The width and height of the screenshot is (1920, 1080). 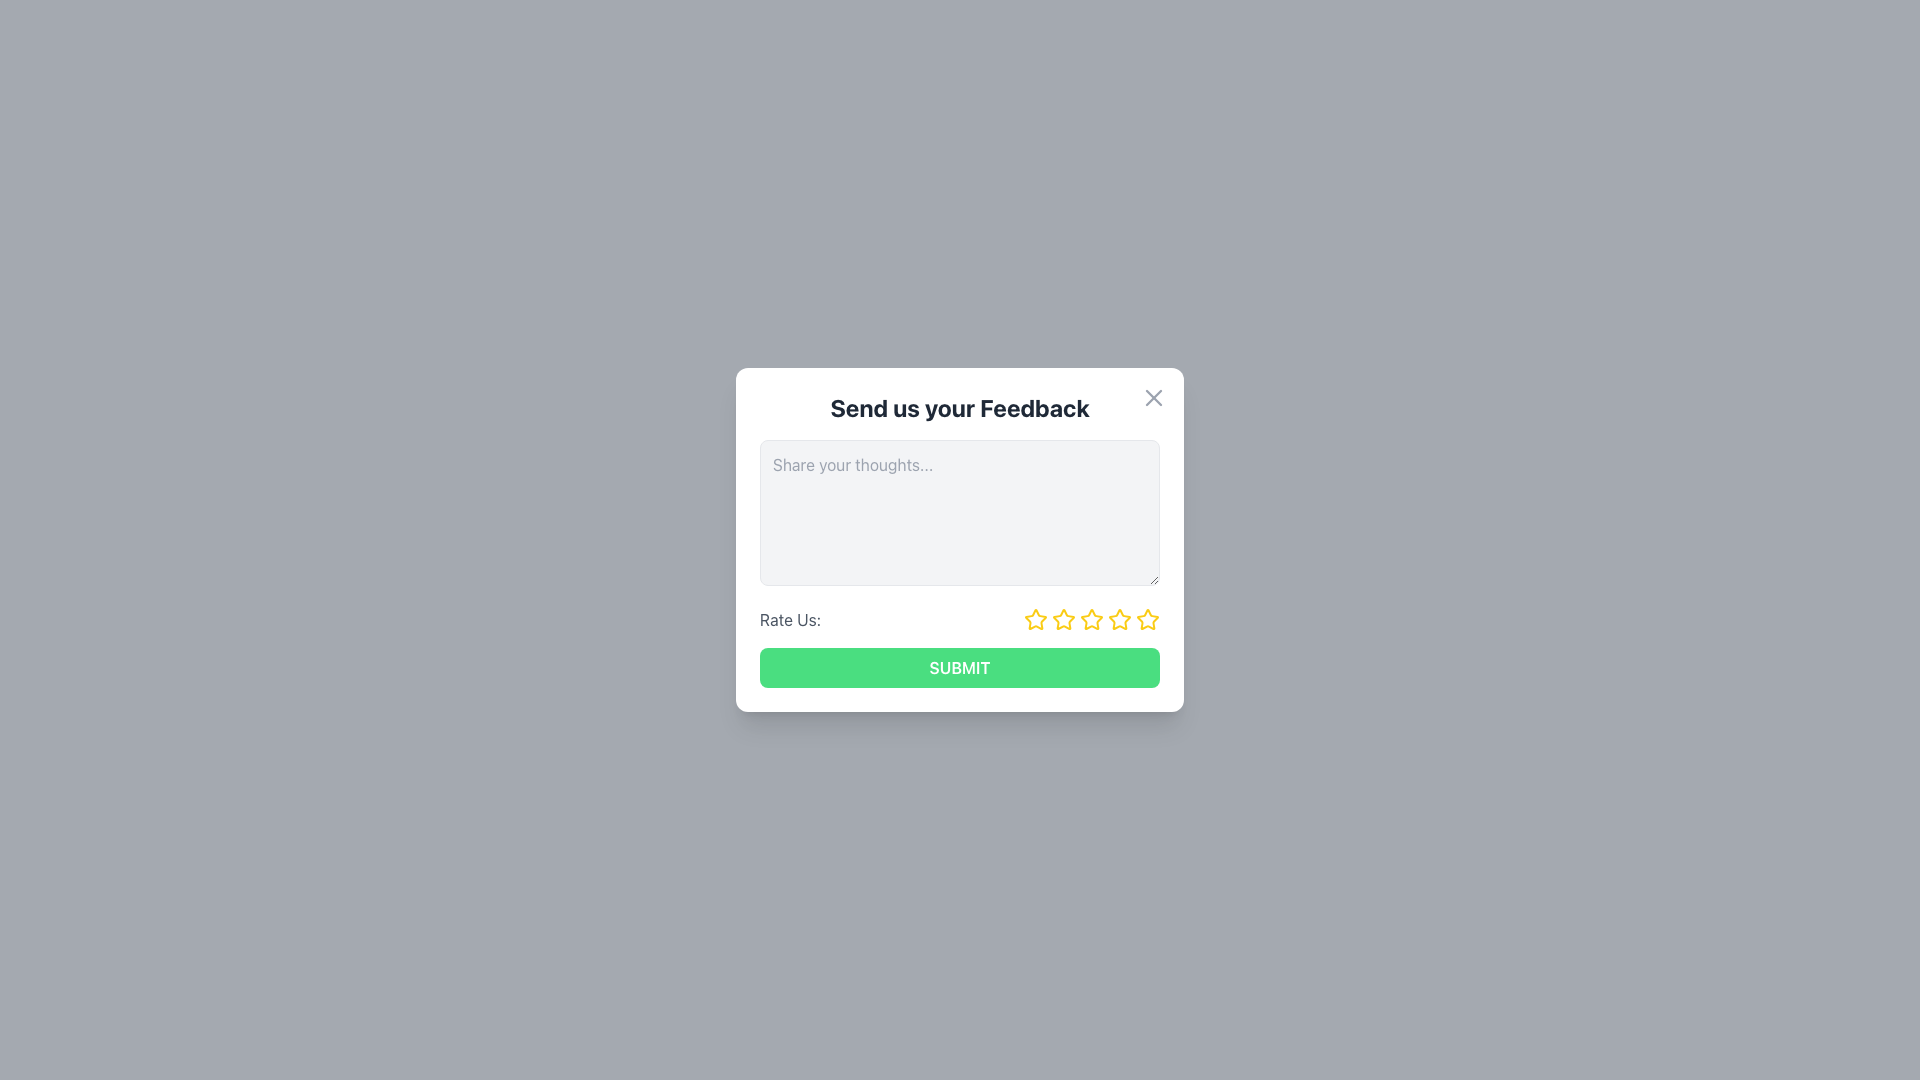 I want to click on the first rating star in the feedback form, so click(x=1036, y=619).